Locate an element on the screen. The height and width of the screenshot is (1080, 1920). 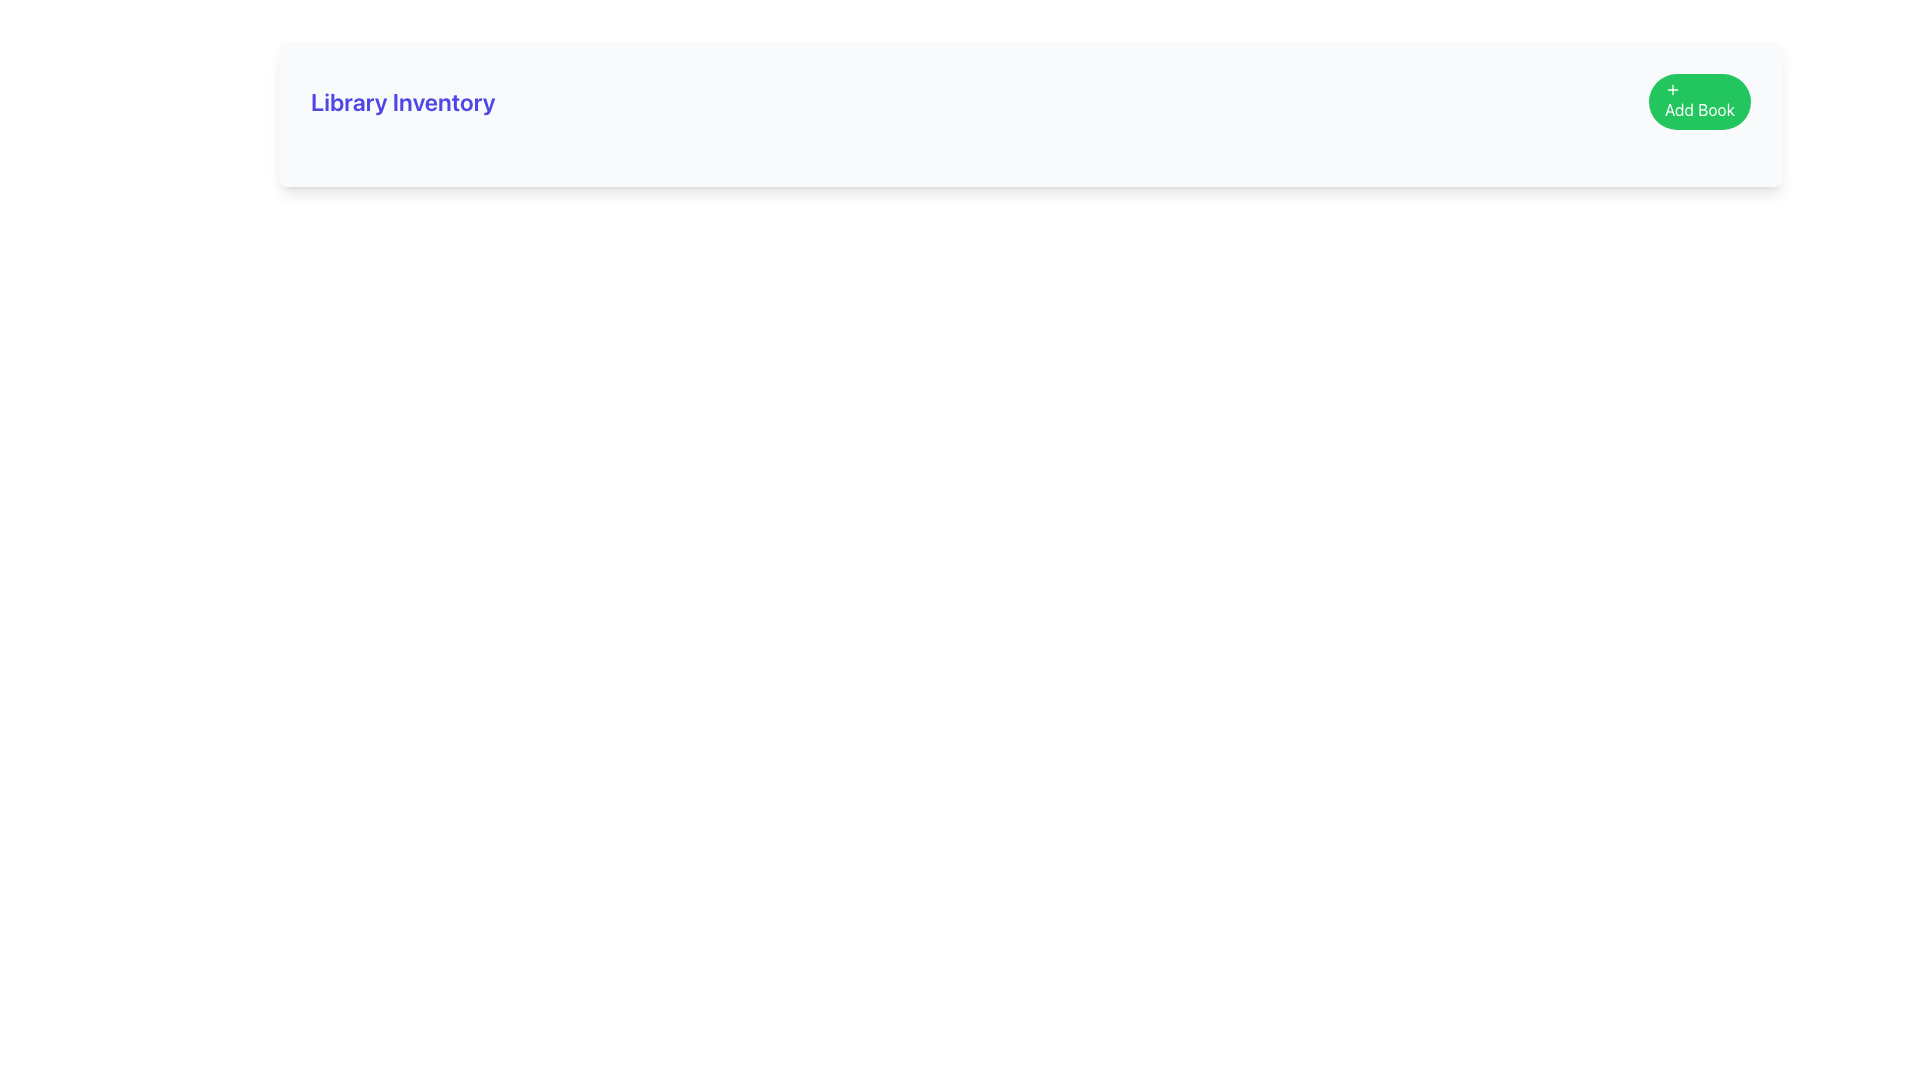
the static text header indicating the library inventory section, located at the top-left part of the interface is located at coordinates (402, 101).